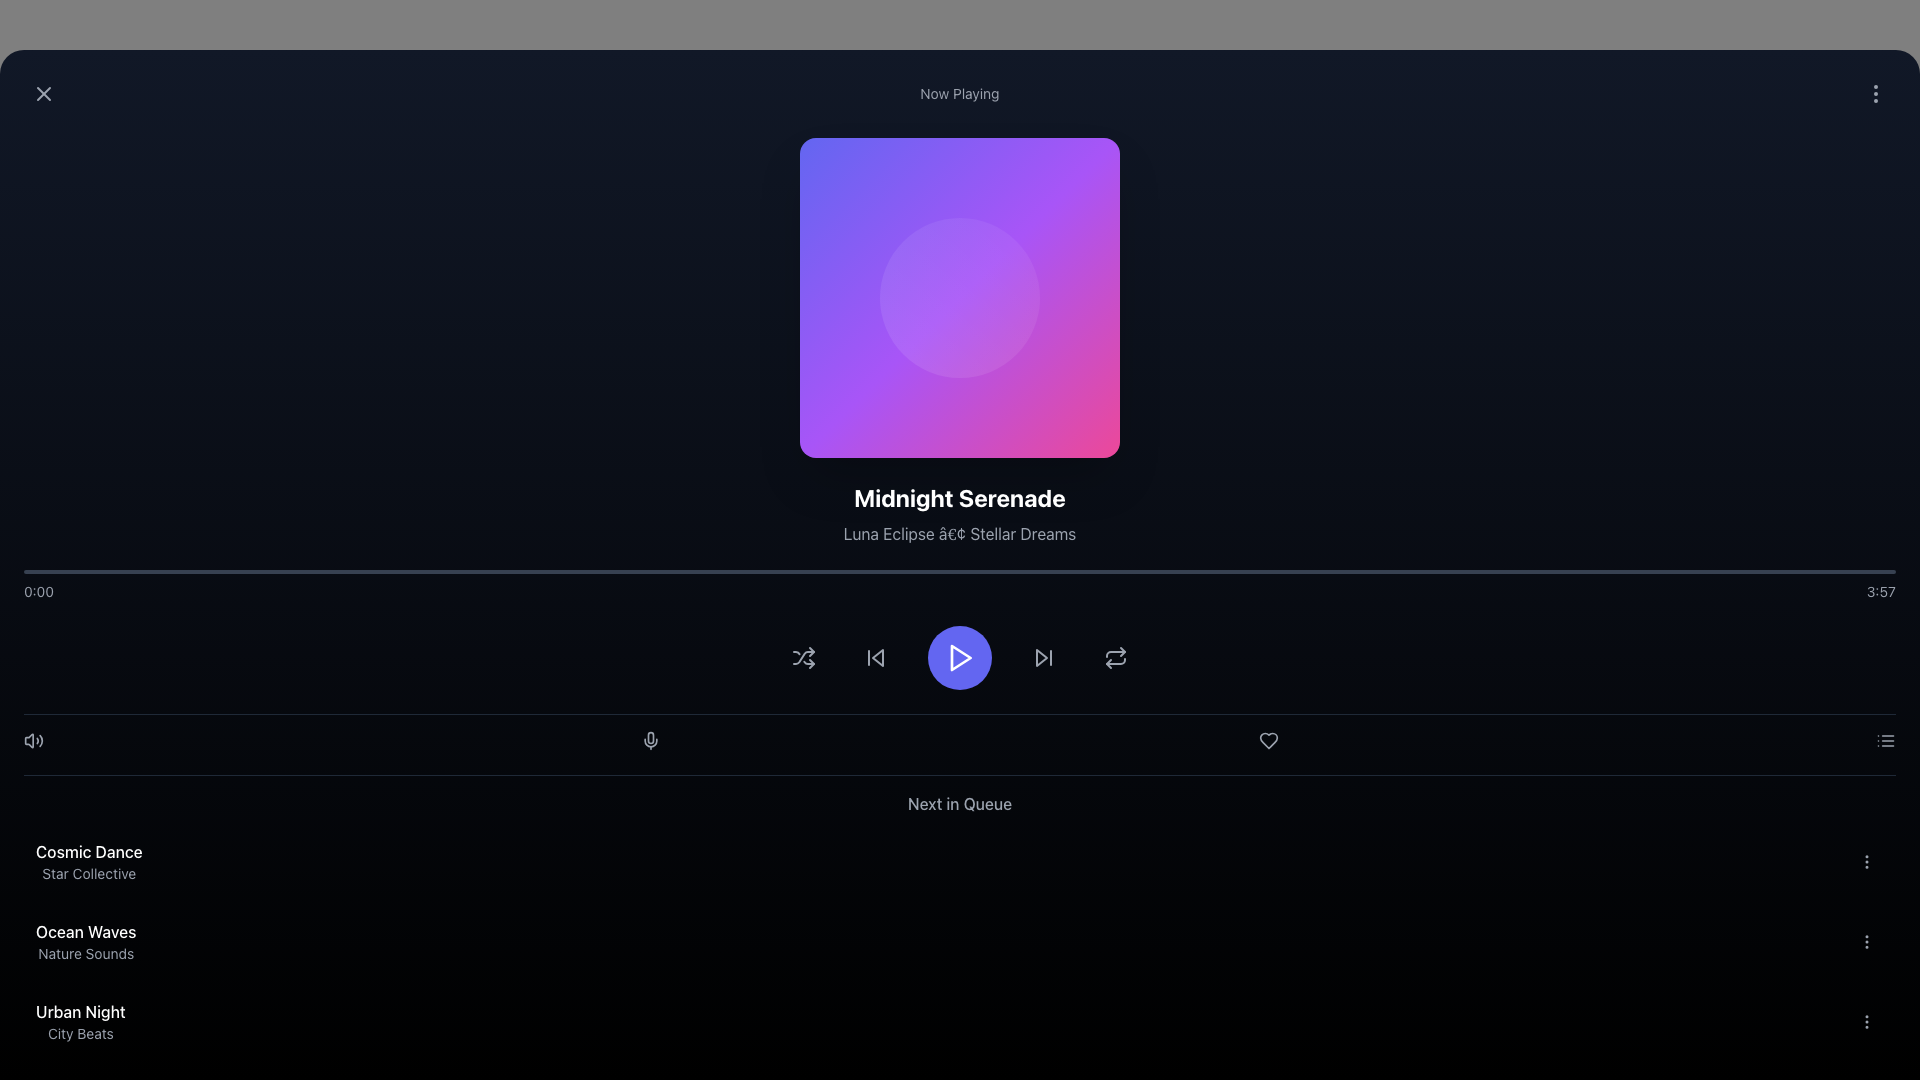  I want to click on the playback progress, so click(829, 571).